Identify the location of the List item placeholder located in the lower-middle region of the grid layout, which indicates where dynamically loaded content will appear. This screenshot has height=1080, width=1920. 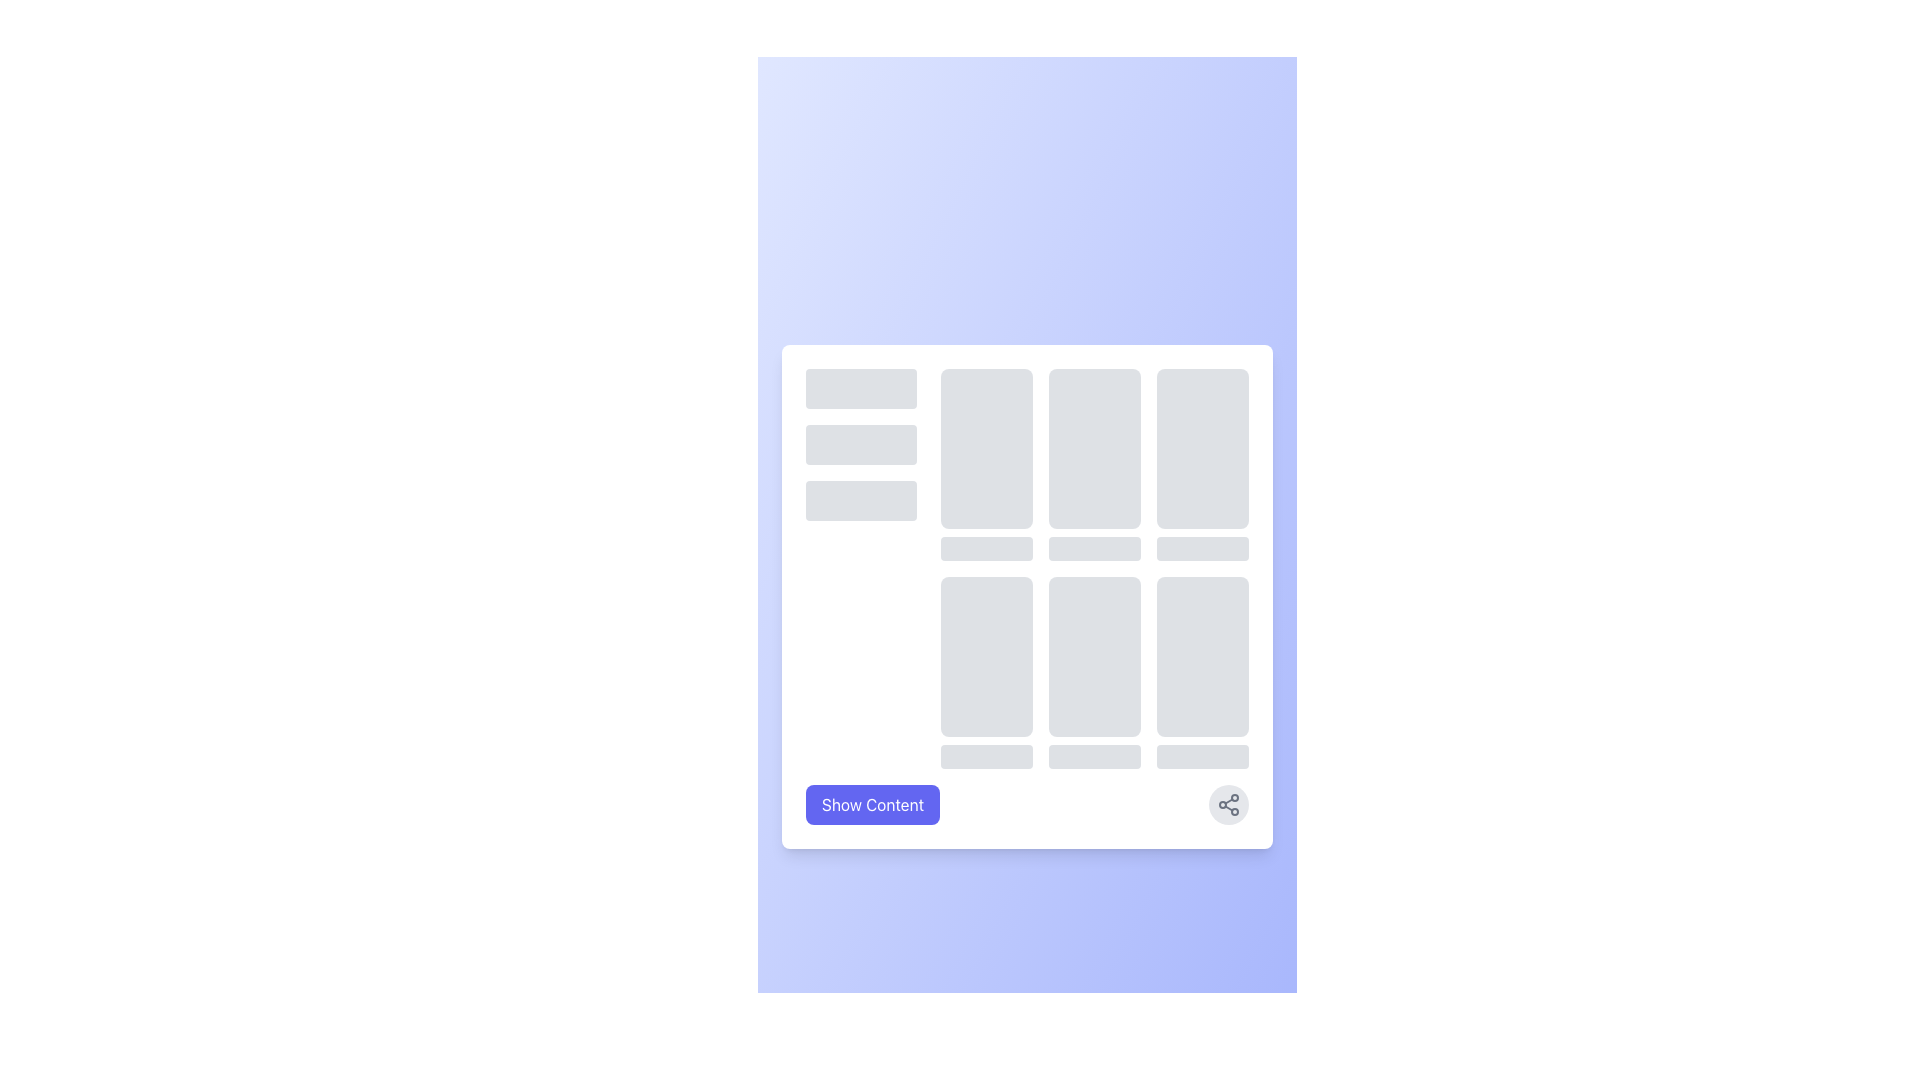
(1093, 672).